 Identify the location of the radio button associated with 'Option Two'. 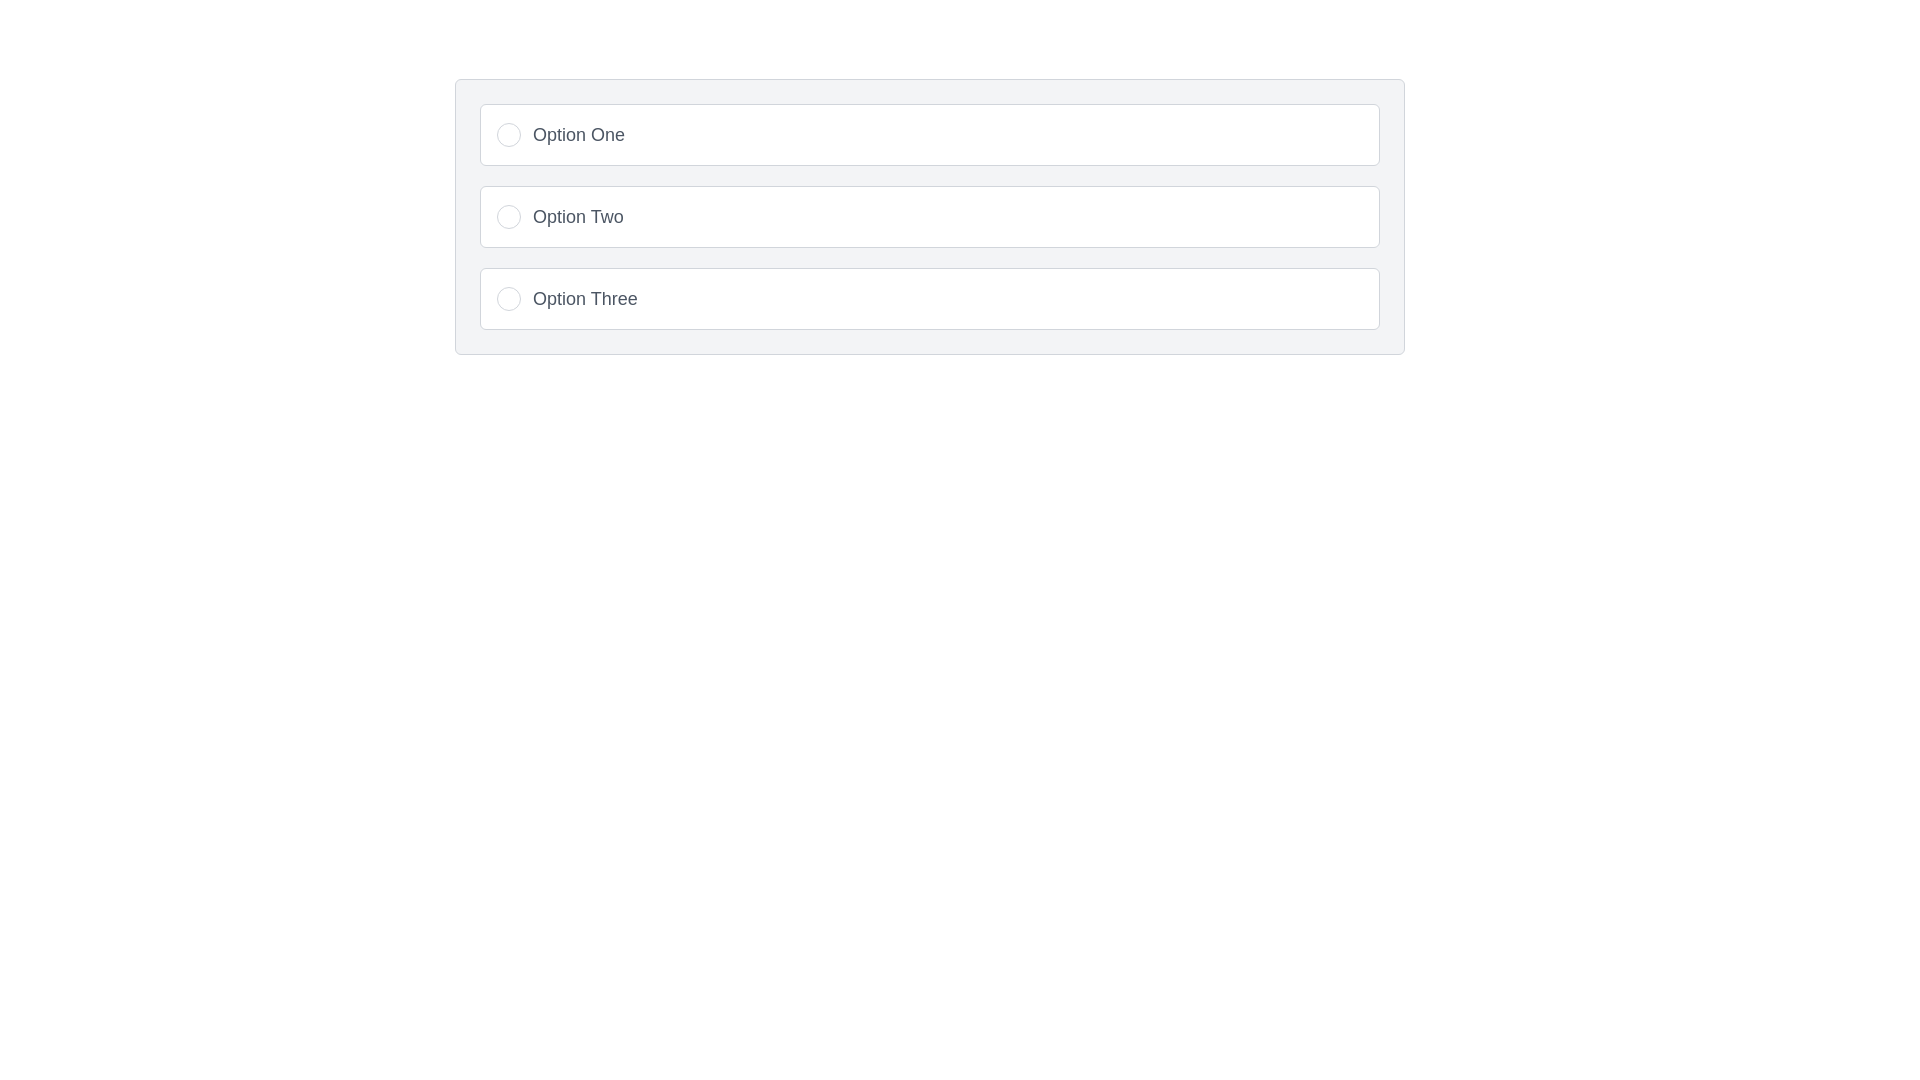
(508, 216).